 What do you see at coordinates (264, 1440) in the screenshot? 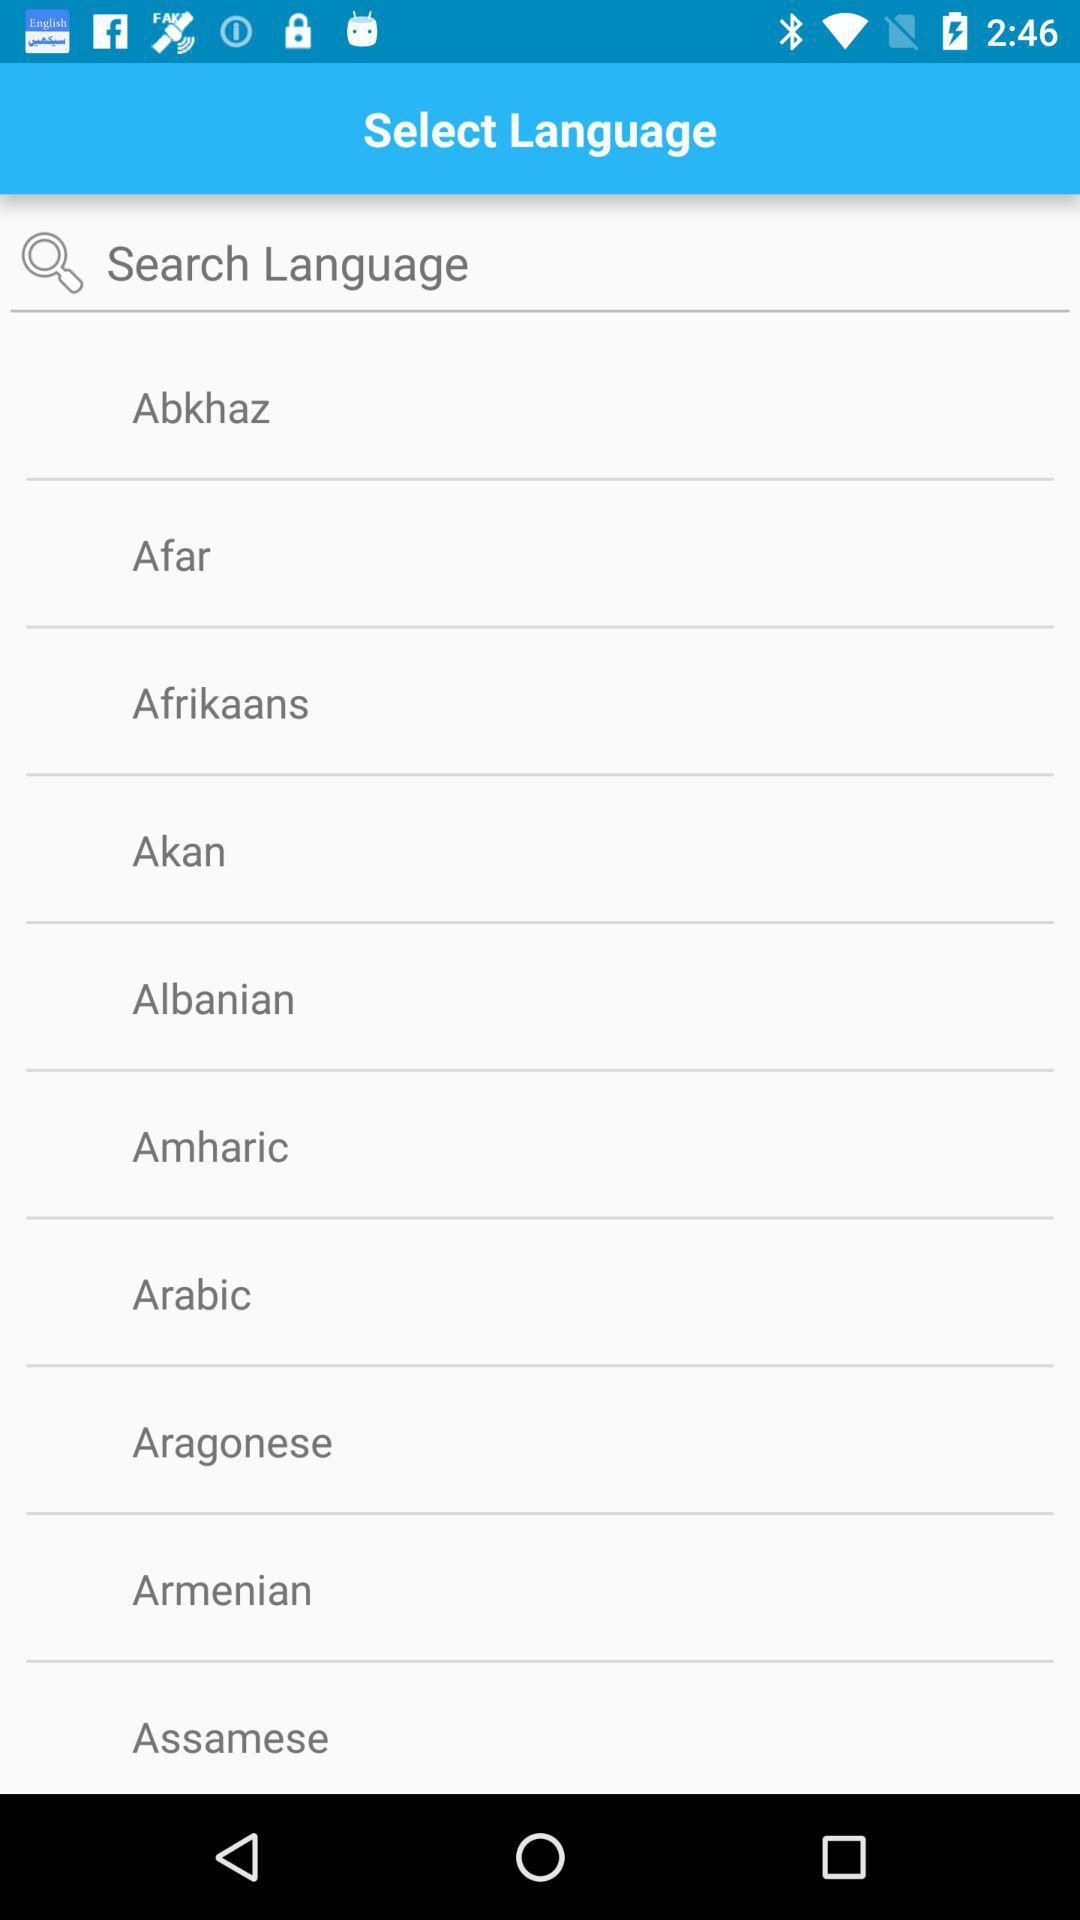
I see `aragonese app` at bounding box center [264, 1440].